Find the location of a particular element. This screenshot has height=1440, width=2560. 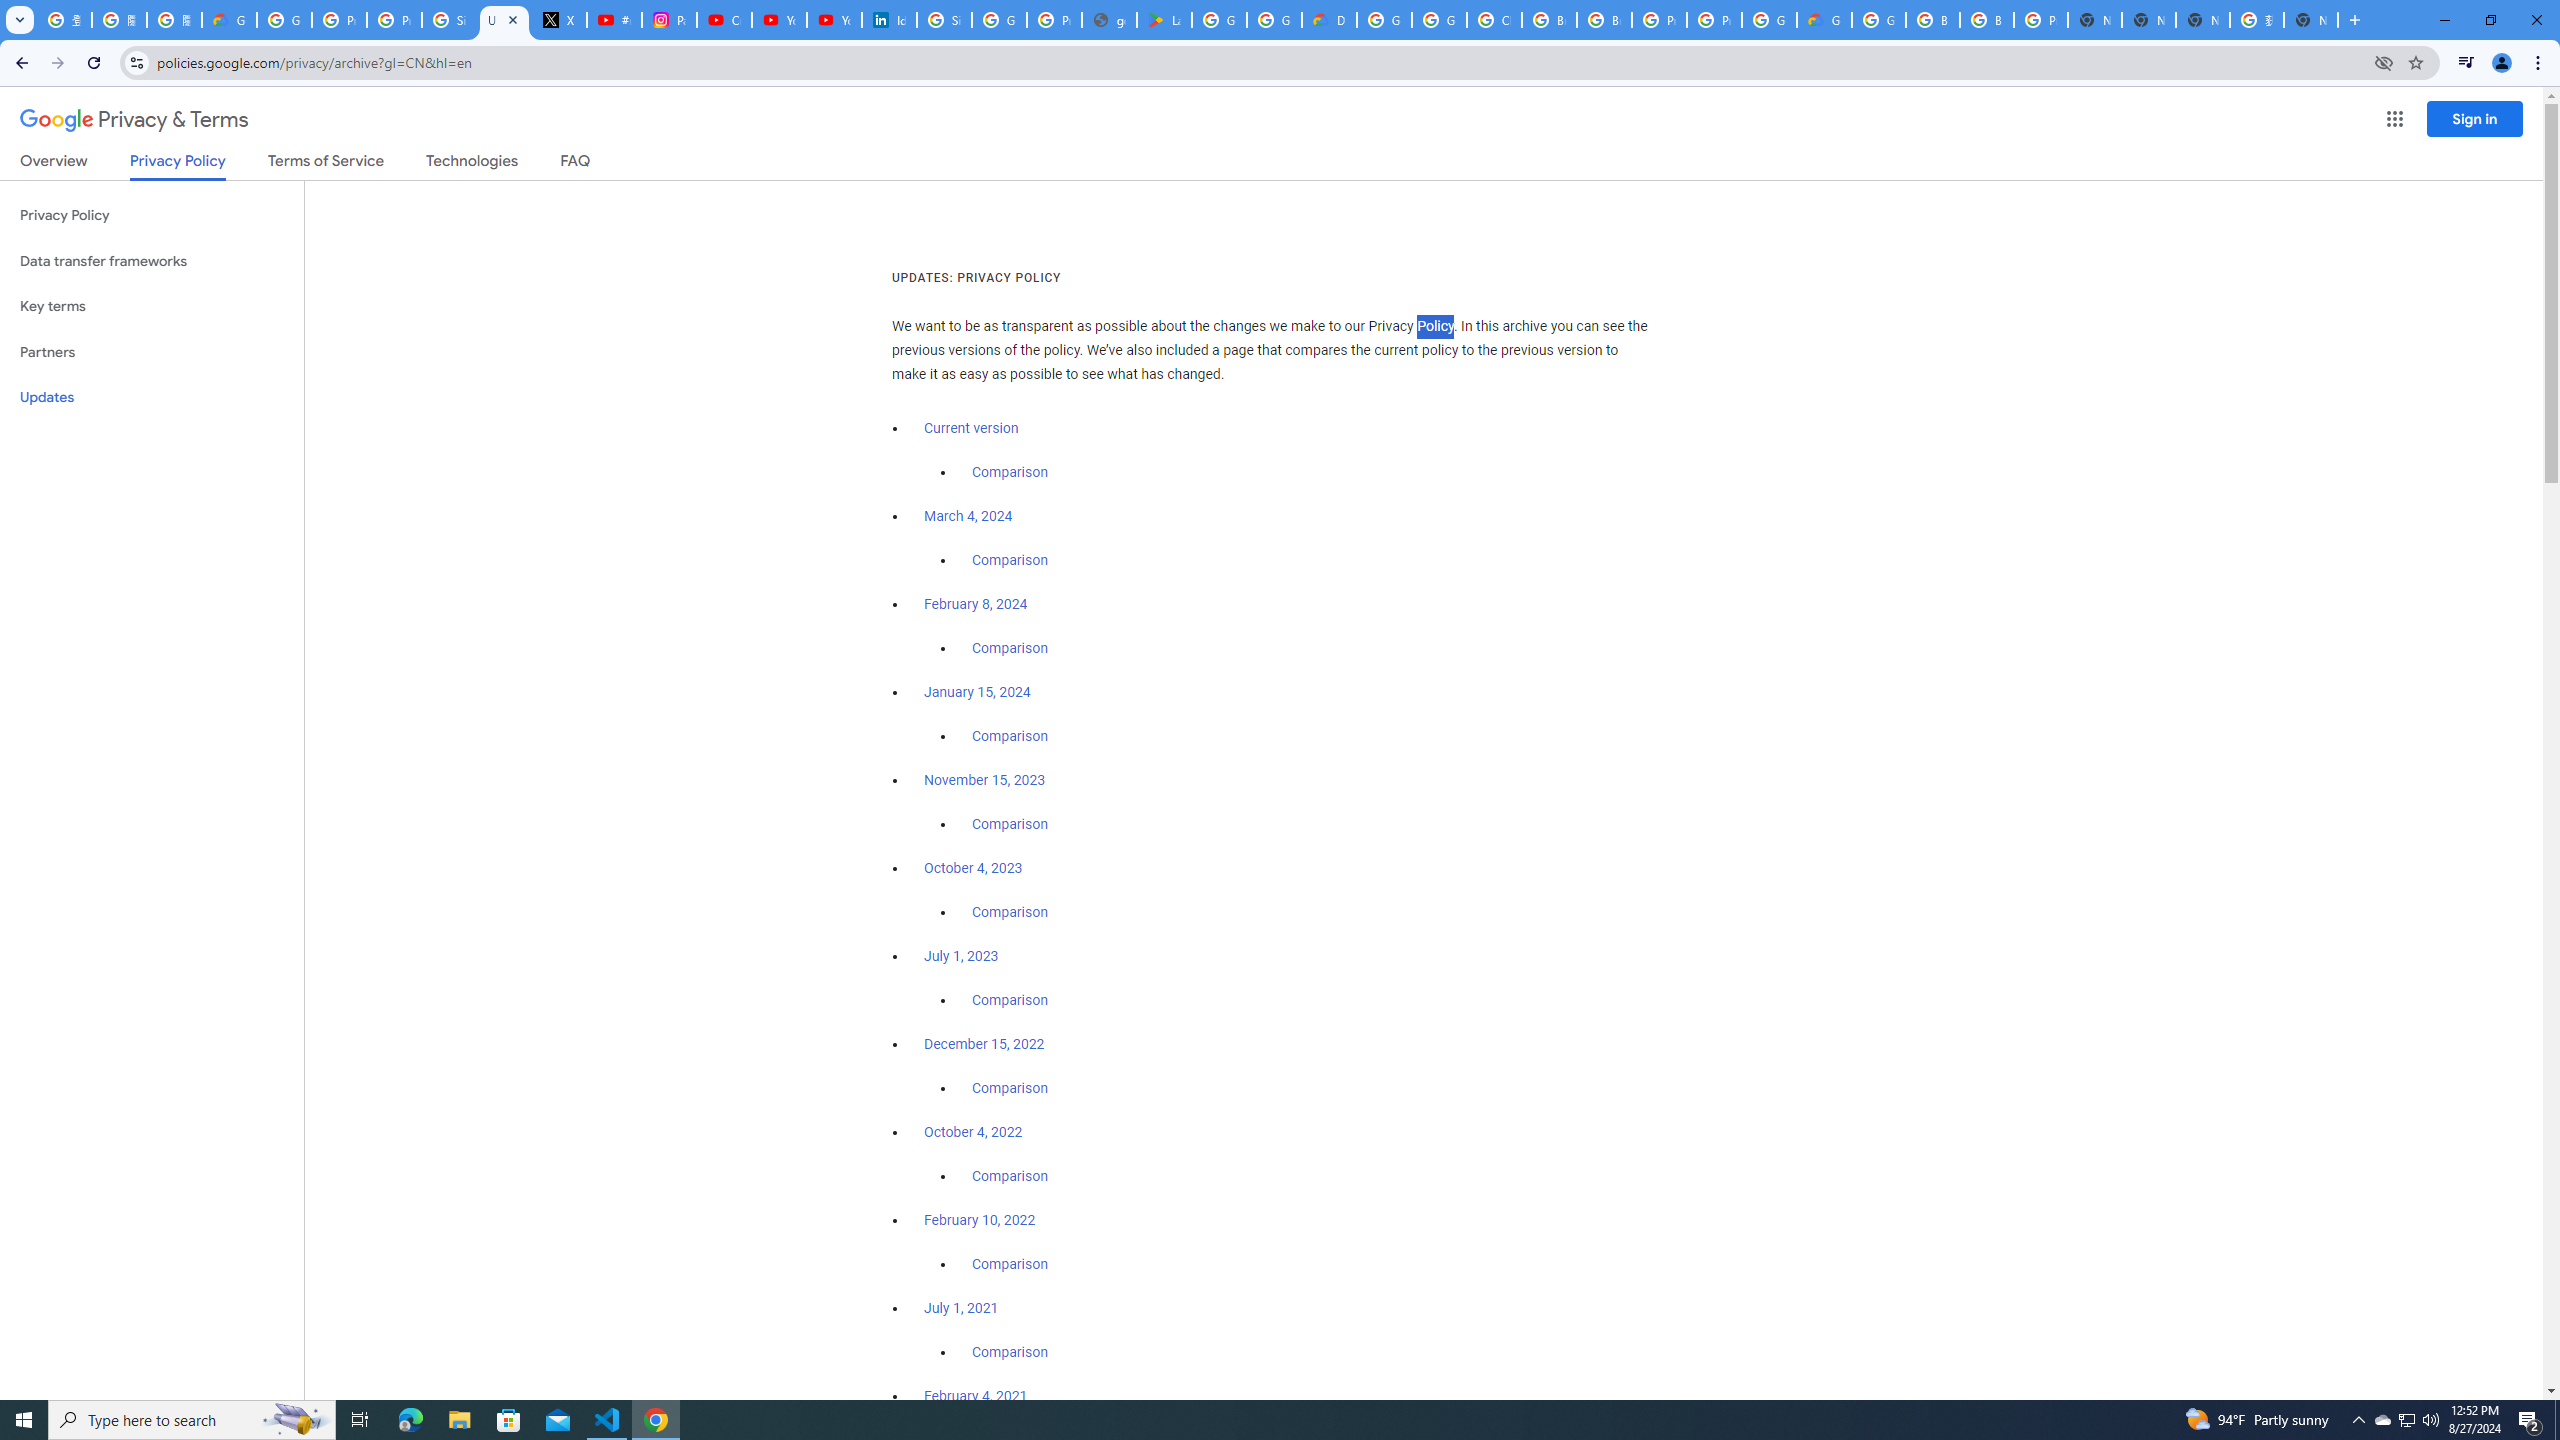

'Google Workspace - Specific Terms' is located at coordinates (1273, 19).